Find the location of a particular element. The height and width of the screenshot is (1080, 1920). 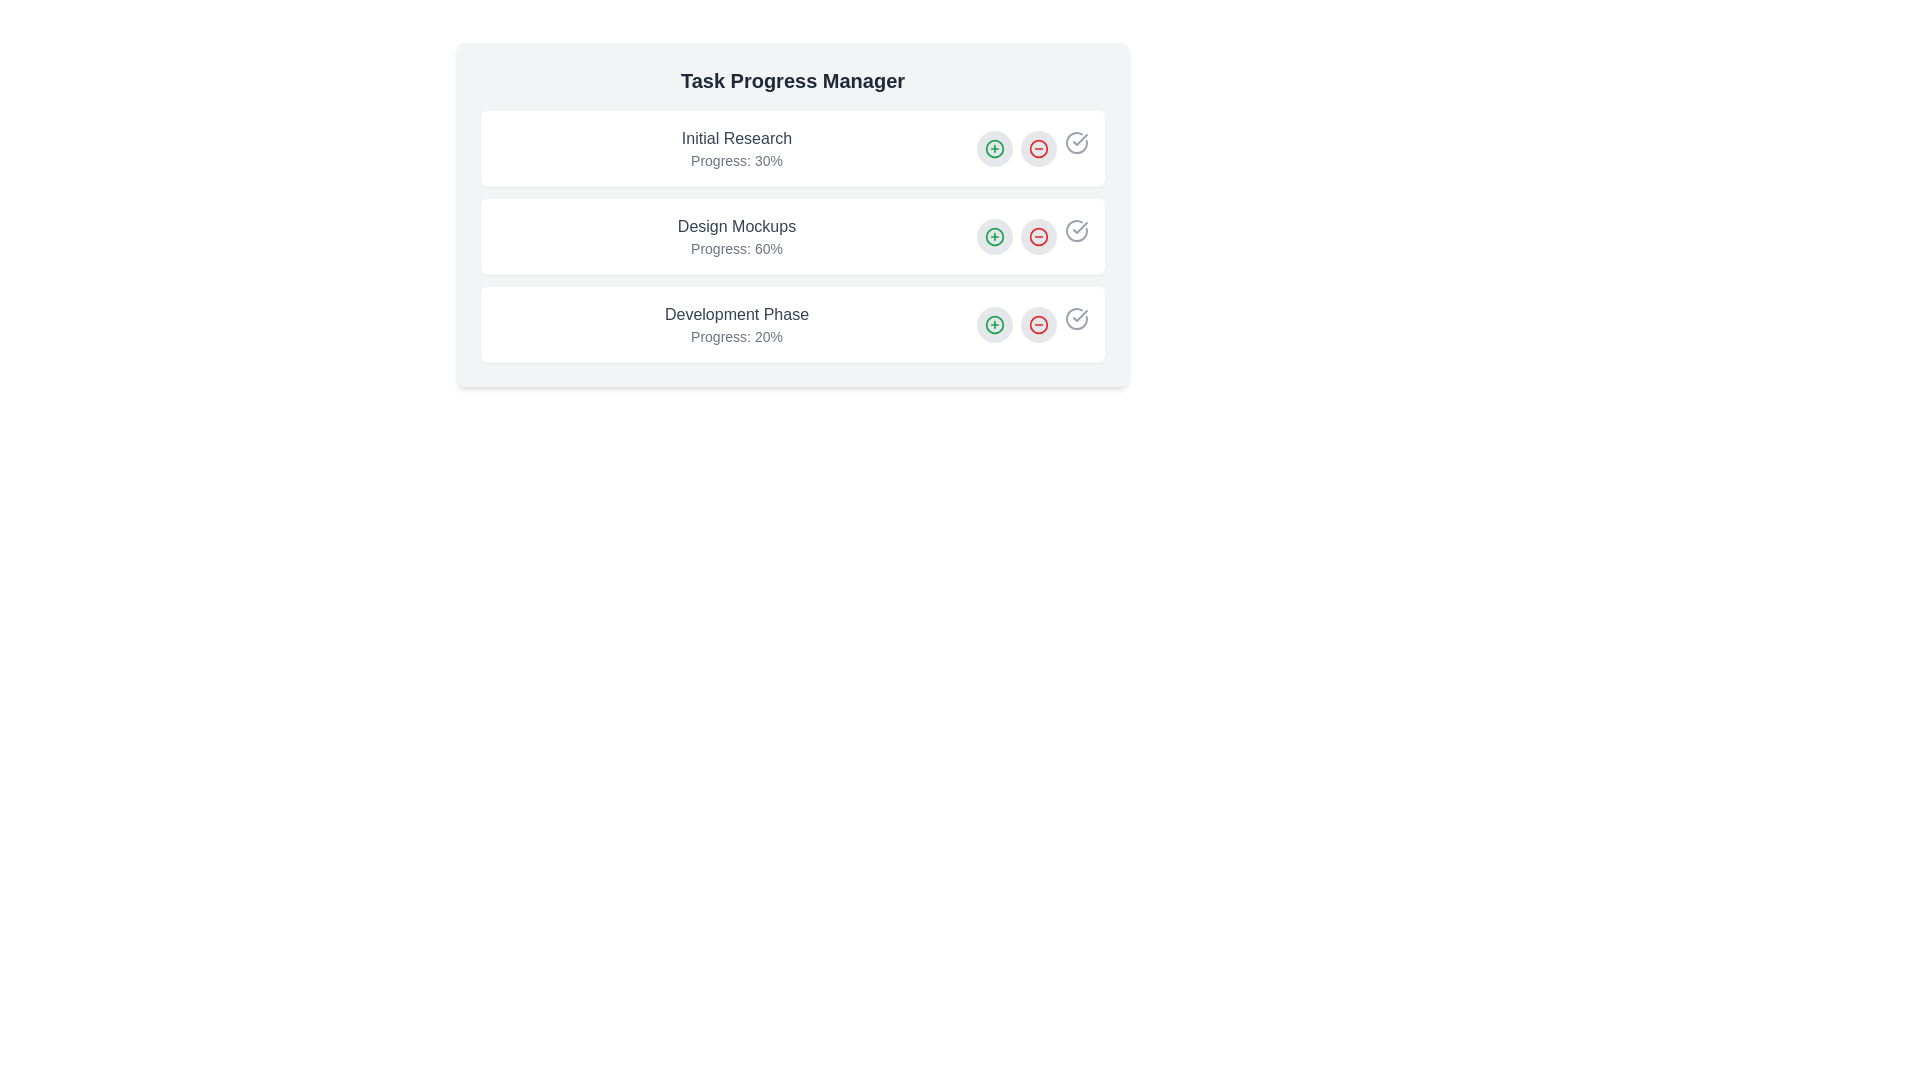

the Text display area in the 'Task Progress Manager' interface that shows the task name and progress information is located at coordinates (736, 148).